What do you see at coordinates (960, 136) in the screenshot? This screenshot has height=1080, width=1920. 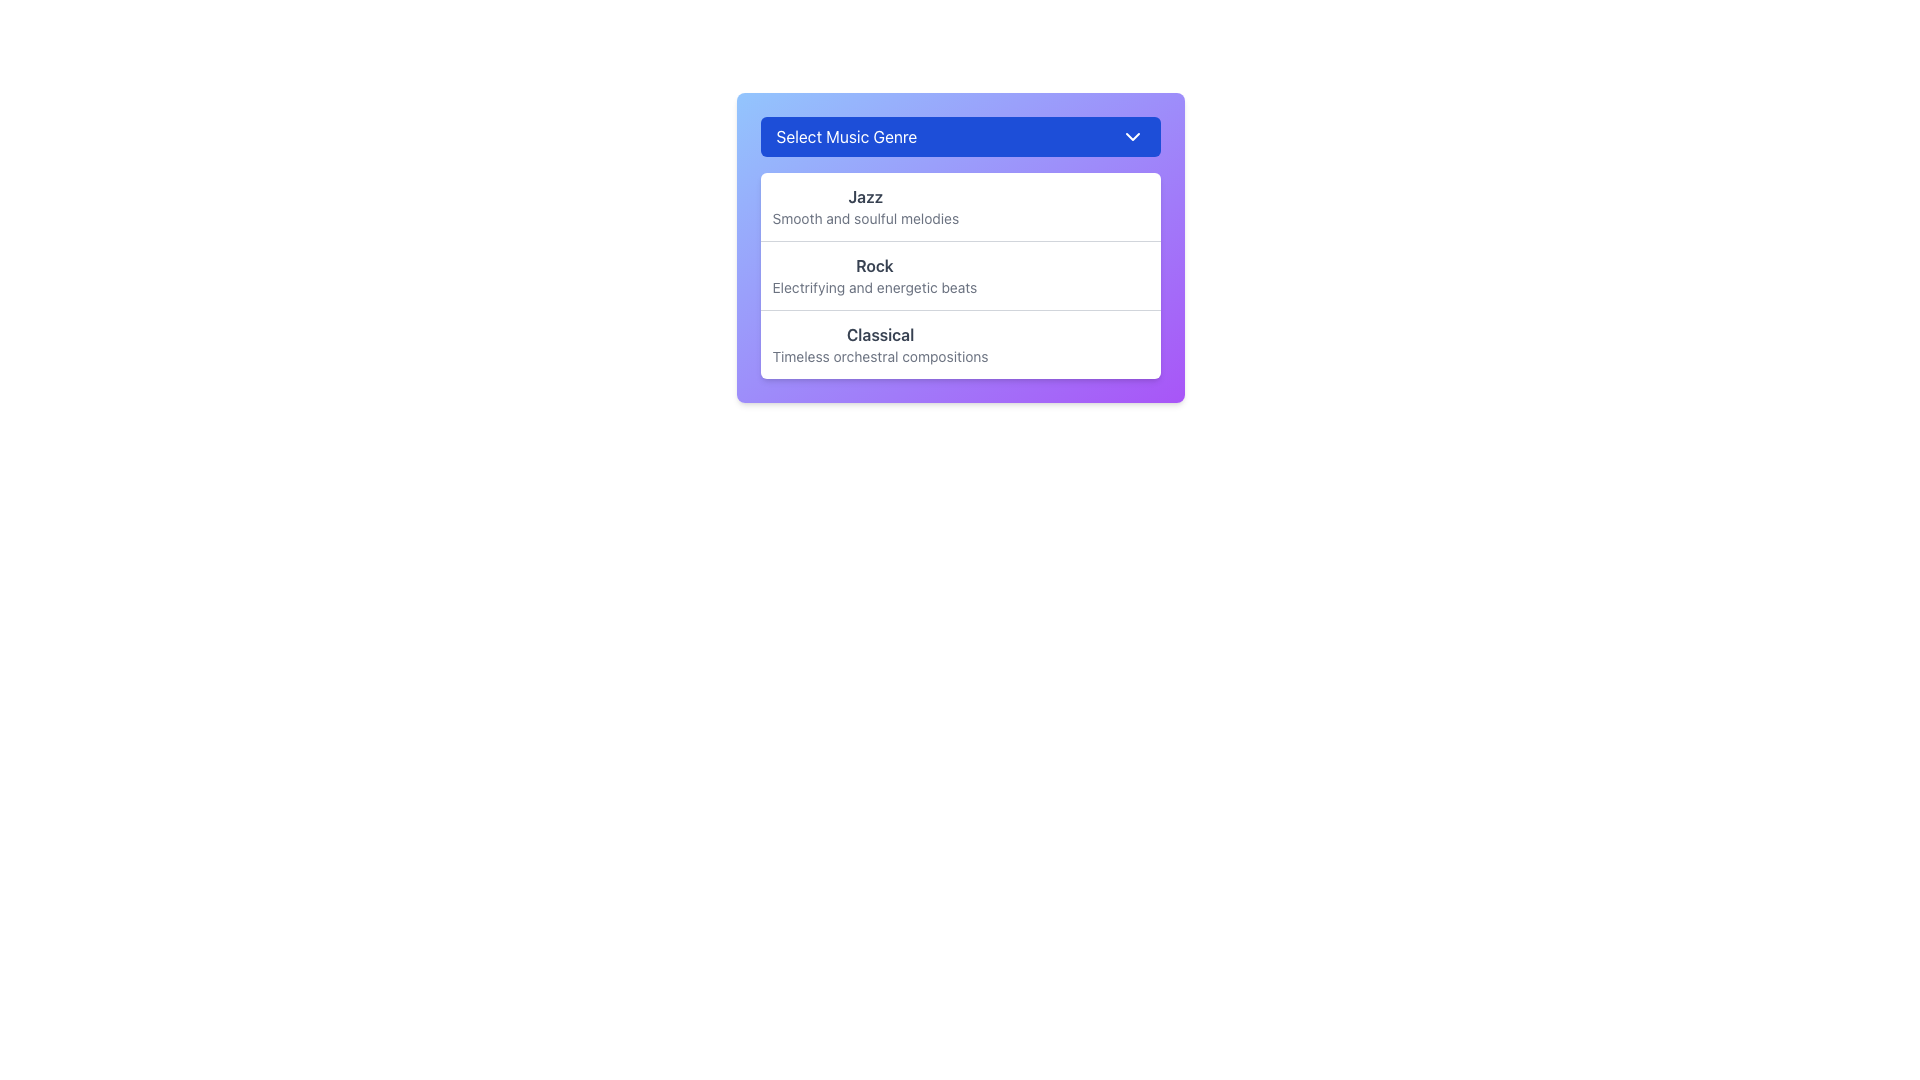 I see `the dropdown menu labeled 'Select Music Genre'` at bounding box center [960, 136].